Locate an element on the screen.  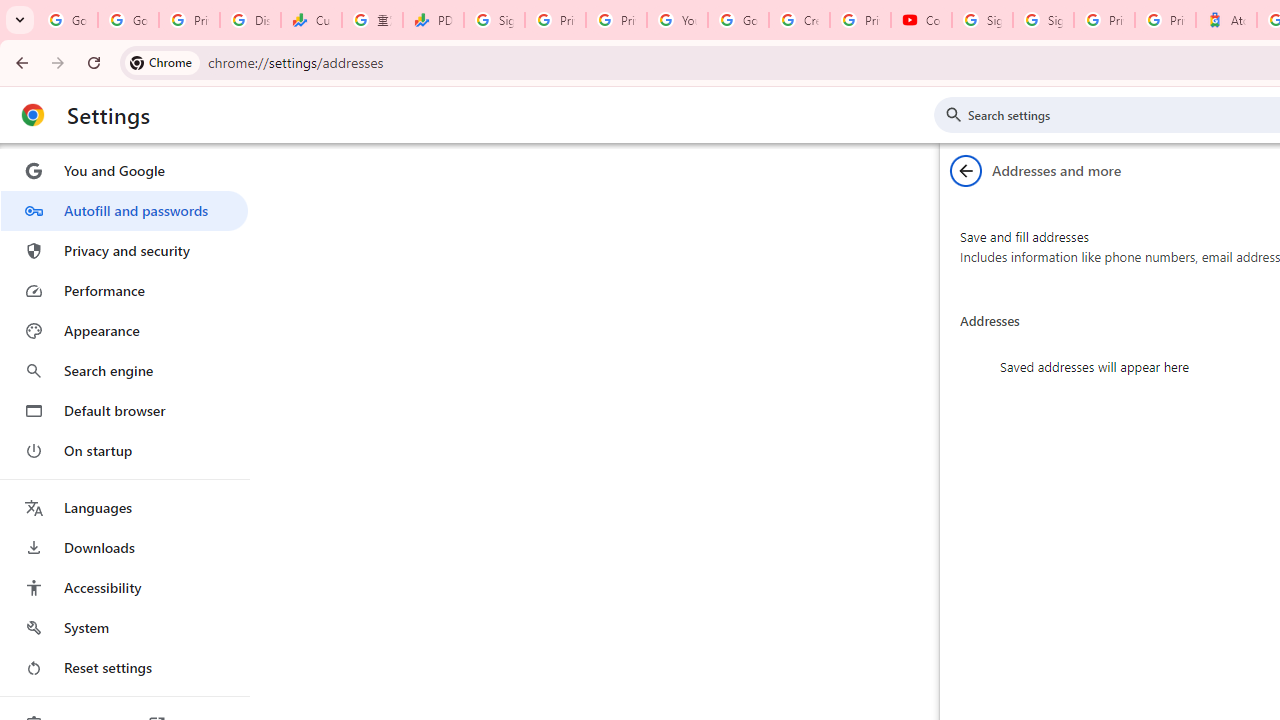
'Atour Hotel - Google hotels' is located at coordinates (1225, 20).